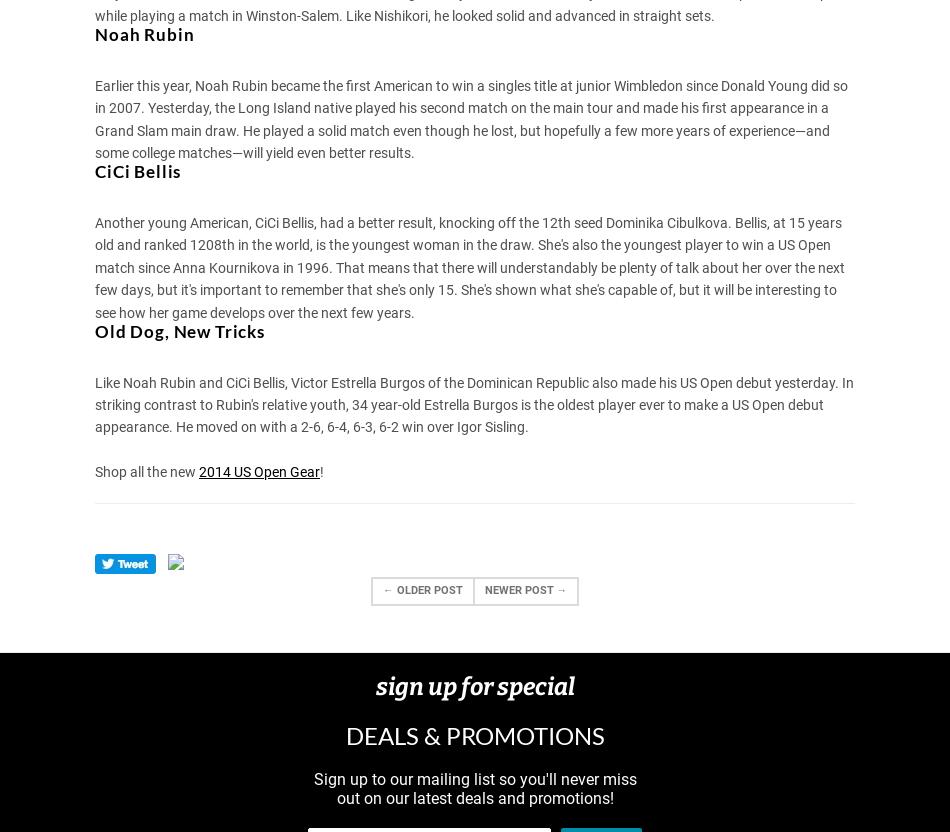  I want to click on 'Shop all the new', so click(146, 470).